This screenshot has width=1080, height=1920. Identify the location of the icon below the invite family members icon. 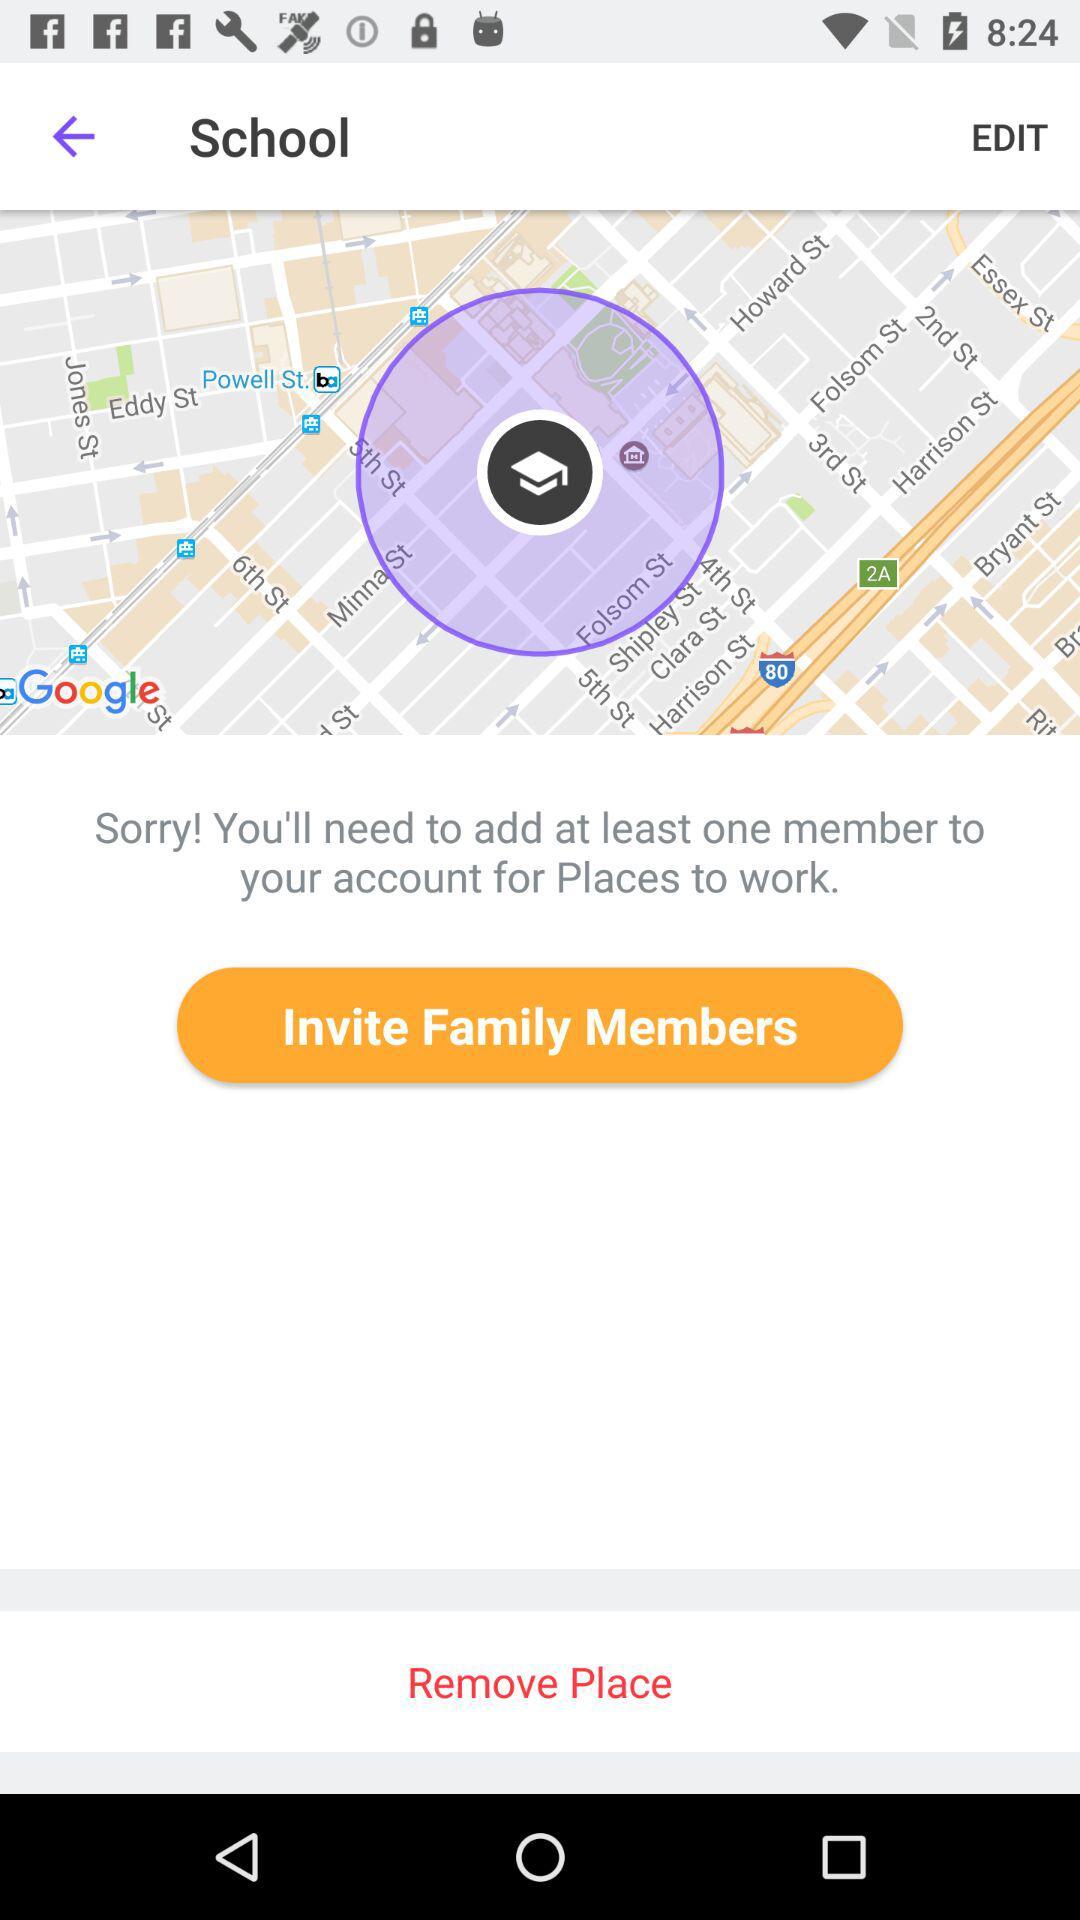
(540, 1680).